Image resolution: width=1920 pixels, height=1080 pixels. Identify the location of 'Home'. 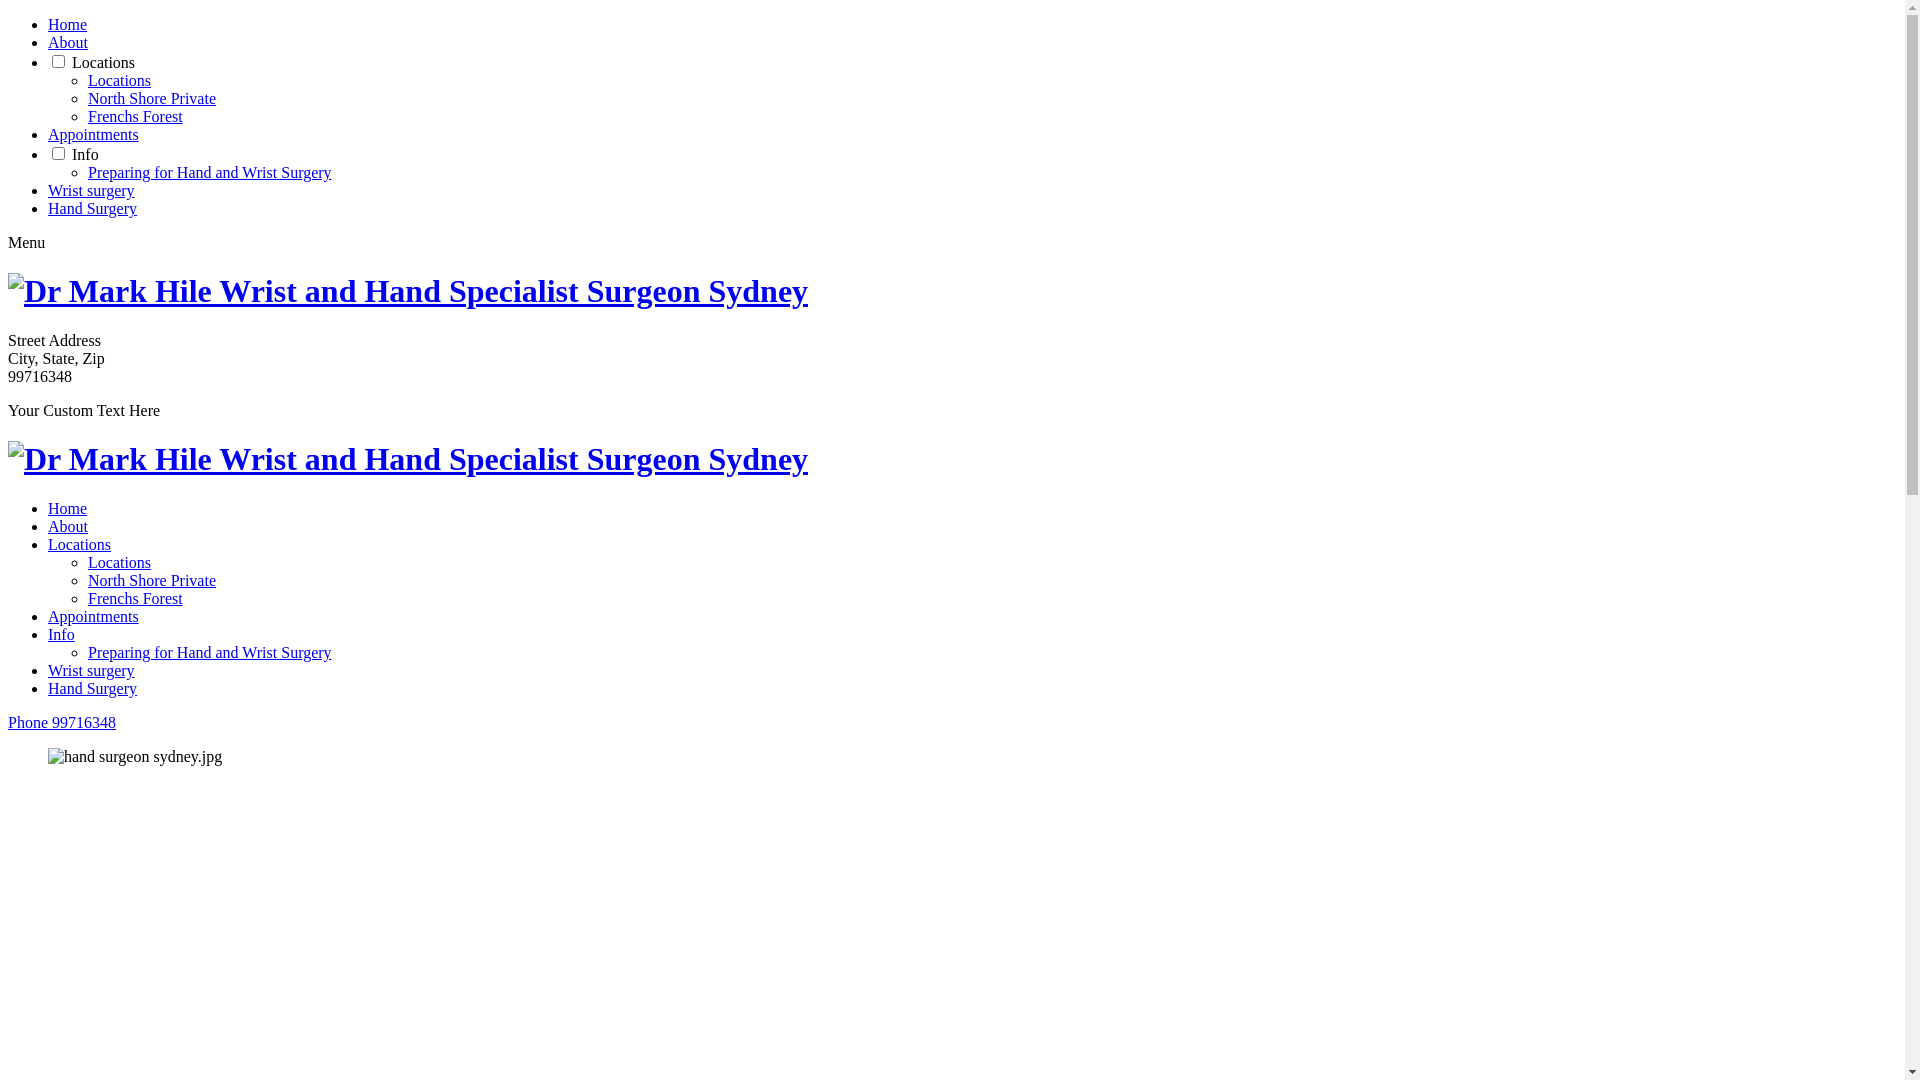
(67, 507).